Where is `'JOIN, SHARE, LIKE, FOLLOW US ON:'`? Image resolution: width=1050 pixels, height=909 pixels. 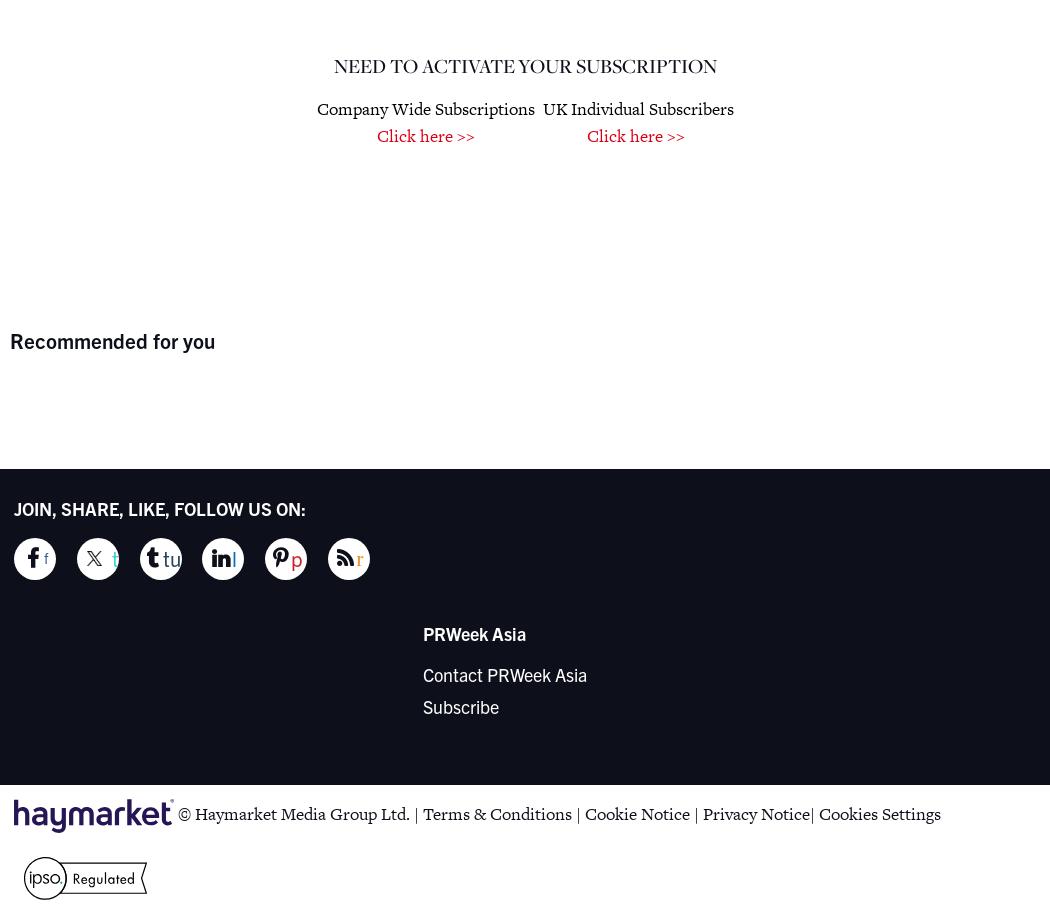
'JOIN, SHARE, LIKE, FOLLOW US ON:' is located at coordinates (160, 506).